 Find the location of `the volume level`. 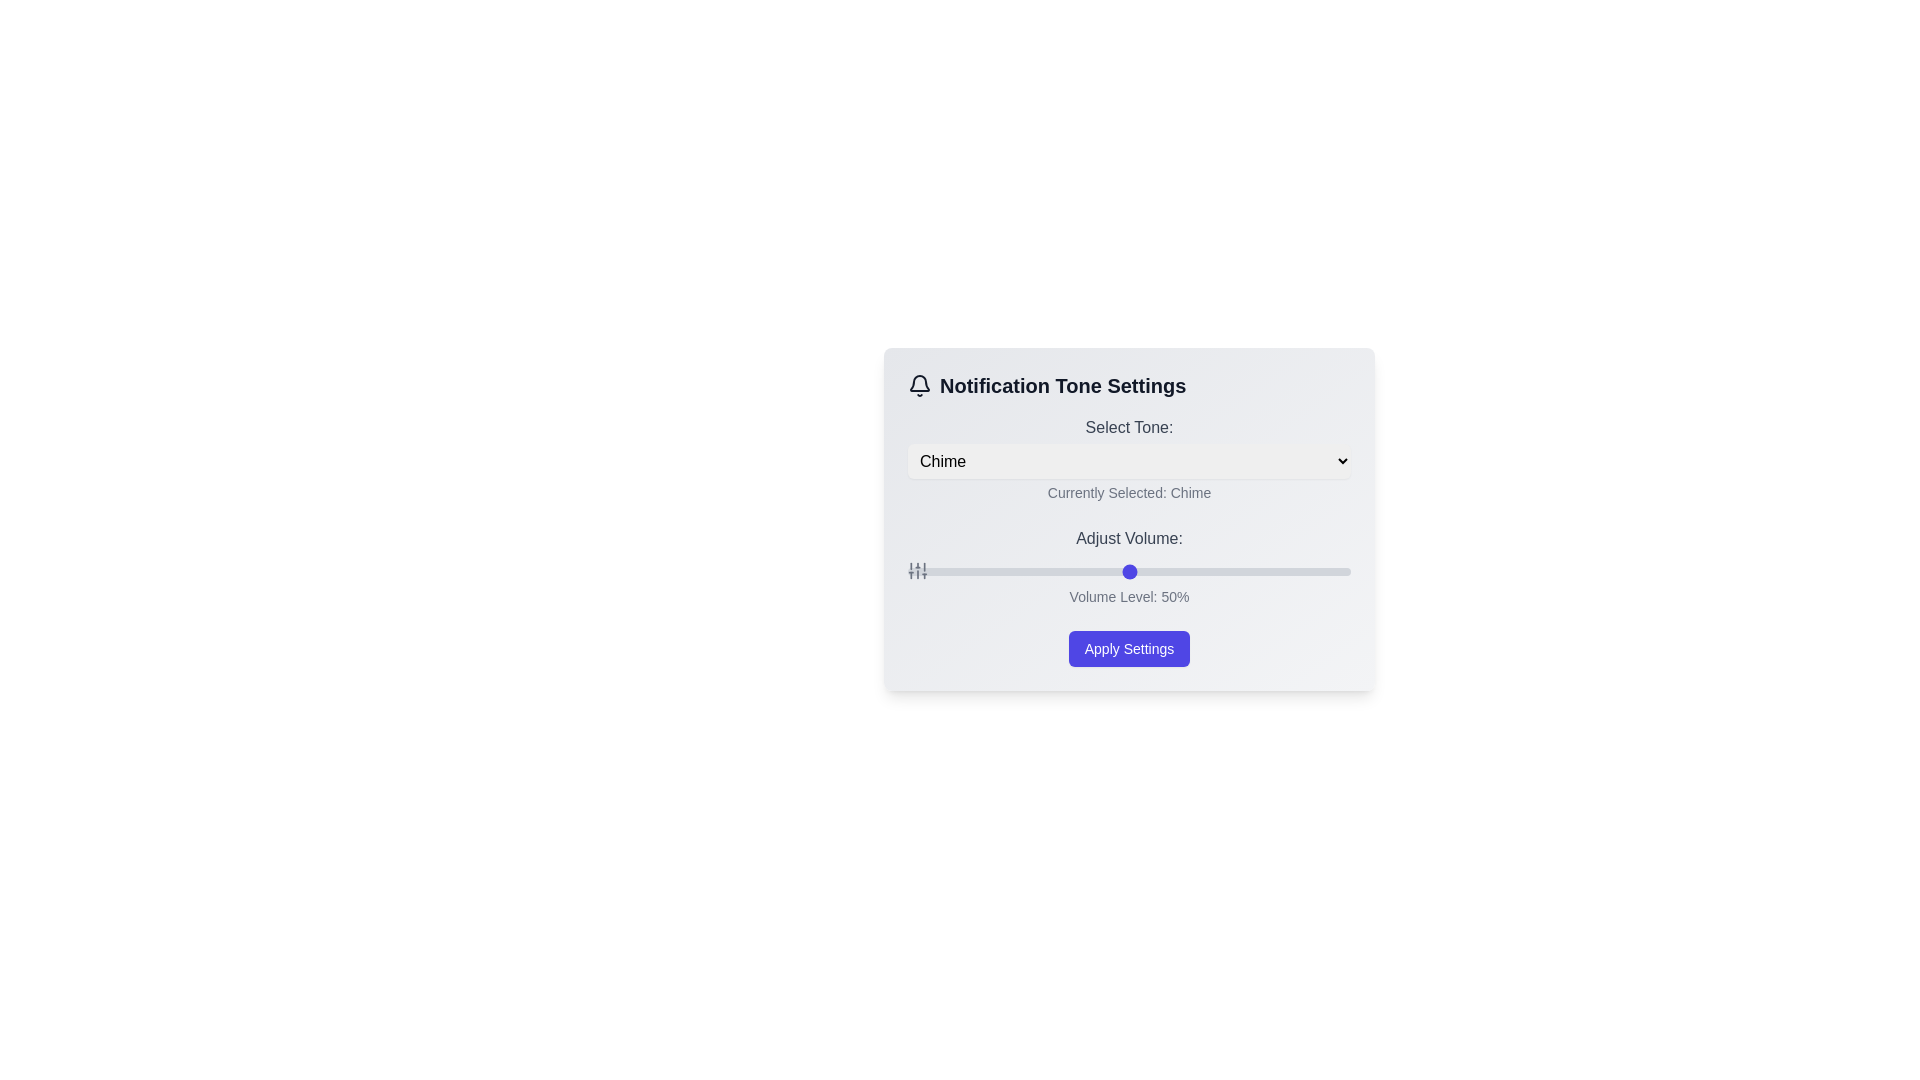

the volume level is located at coordinates (1200, 571).